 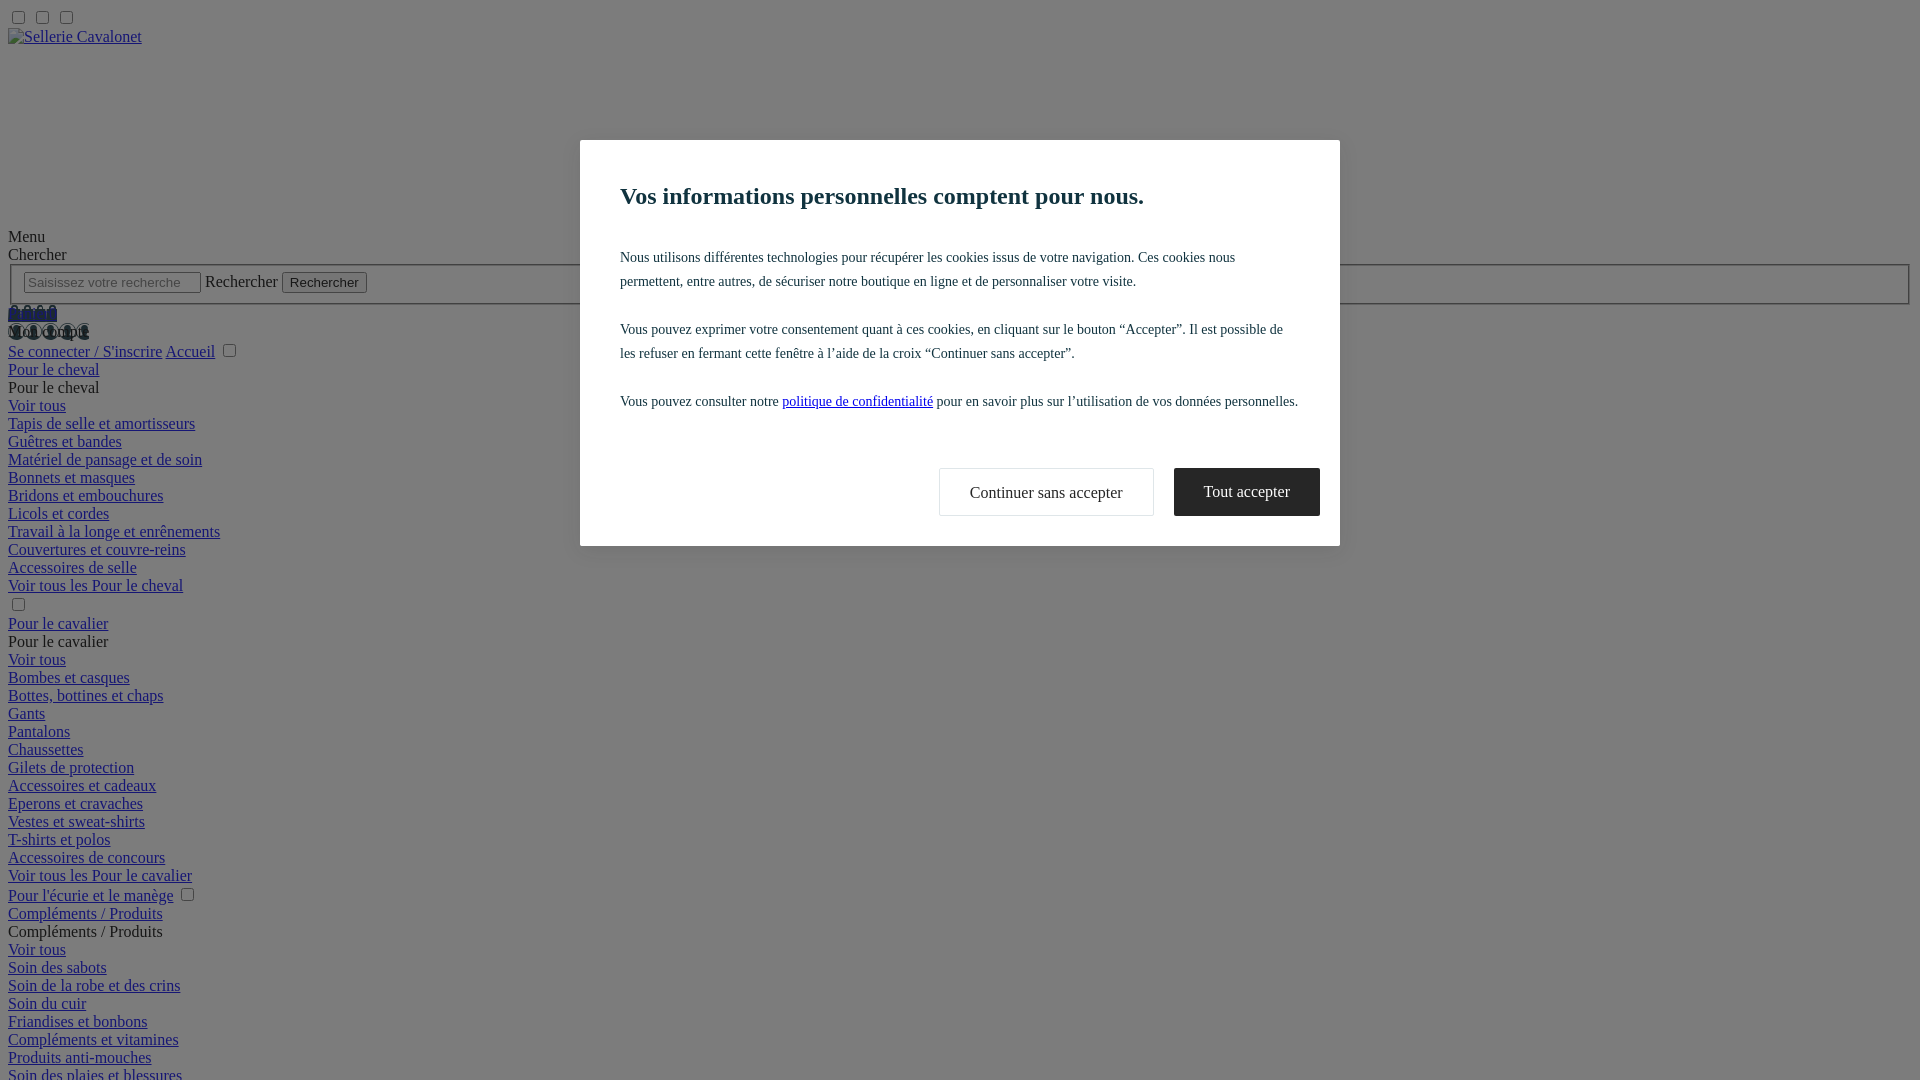 I want to click on 'Soin du cuir', so click(x=47, y=1003).